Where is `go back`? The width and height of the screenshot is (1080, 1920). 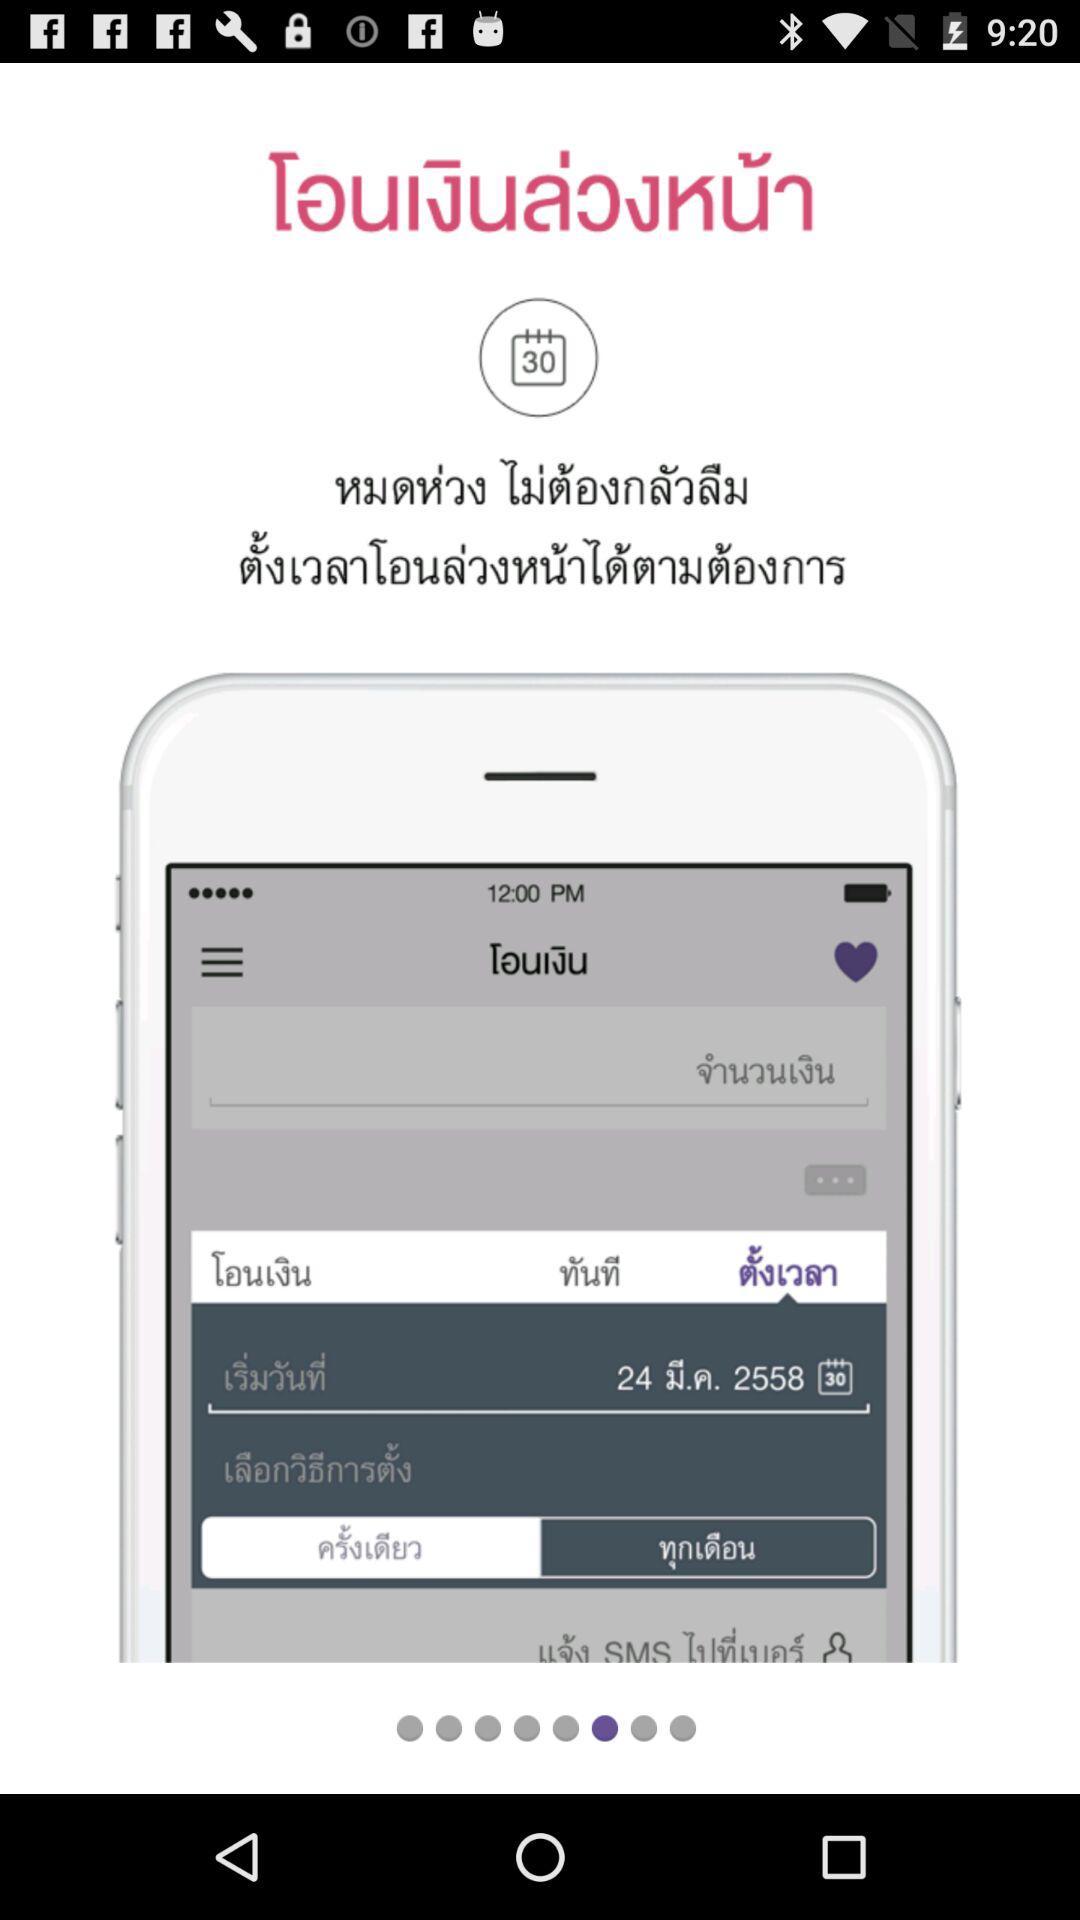 go back is located at coordinates (487, 1727).